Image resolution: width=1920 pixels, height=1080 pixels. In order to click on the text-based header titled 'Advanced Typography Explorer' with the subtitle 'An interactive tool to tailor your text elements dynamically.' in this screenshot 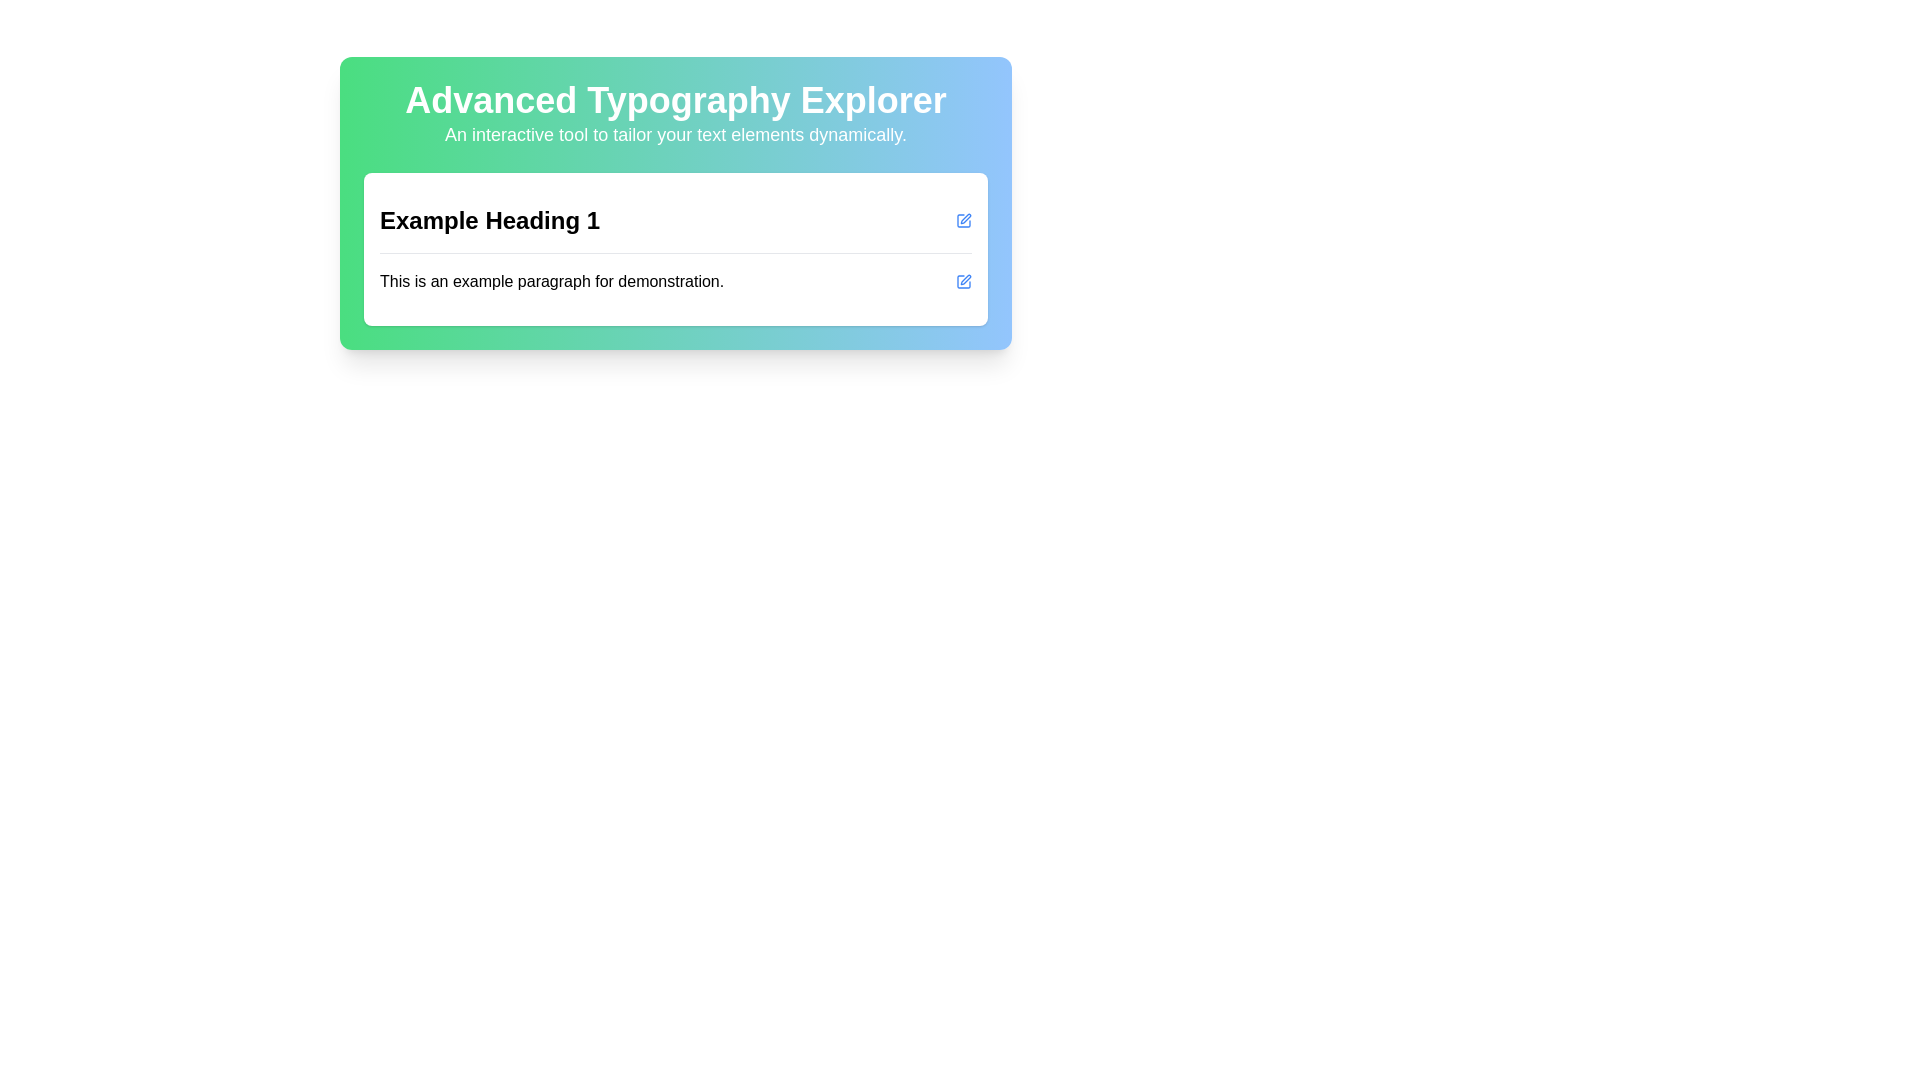, I will do `click(676, 115)`.